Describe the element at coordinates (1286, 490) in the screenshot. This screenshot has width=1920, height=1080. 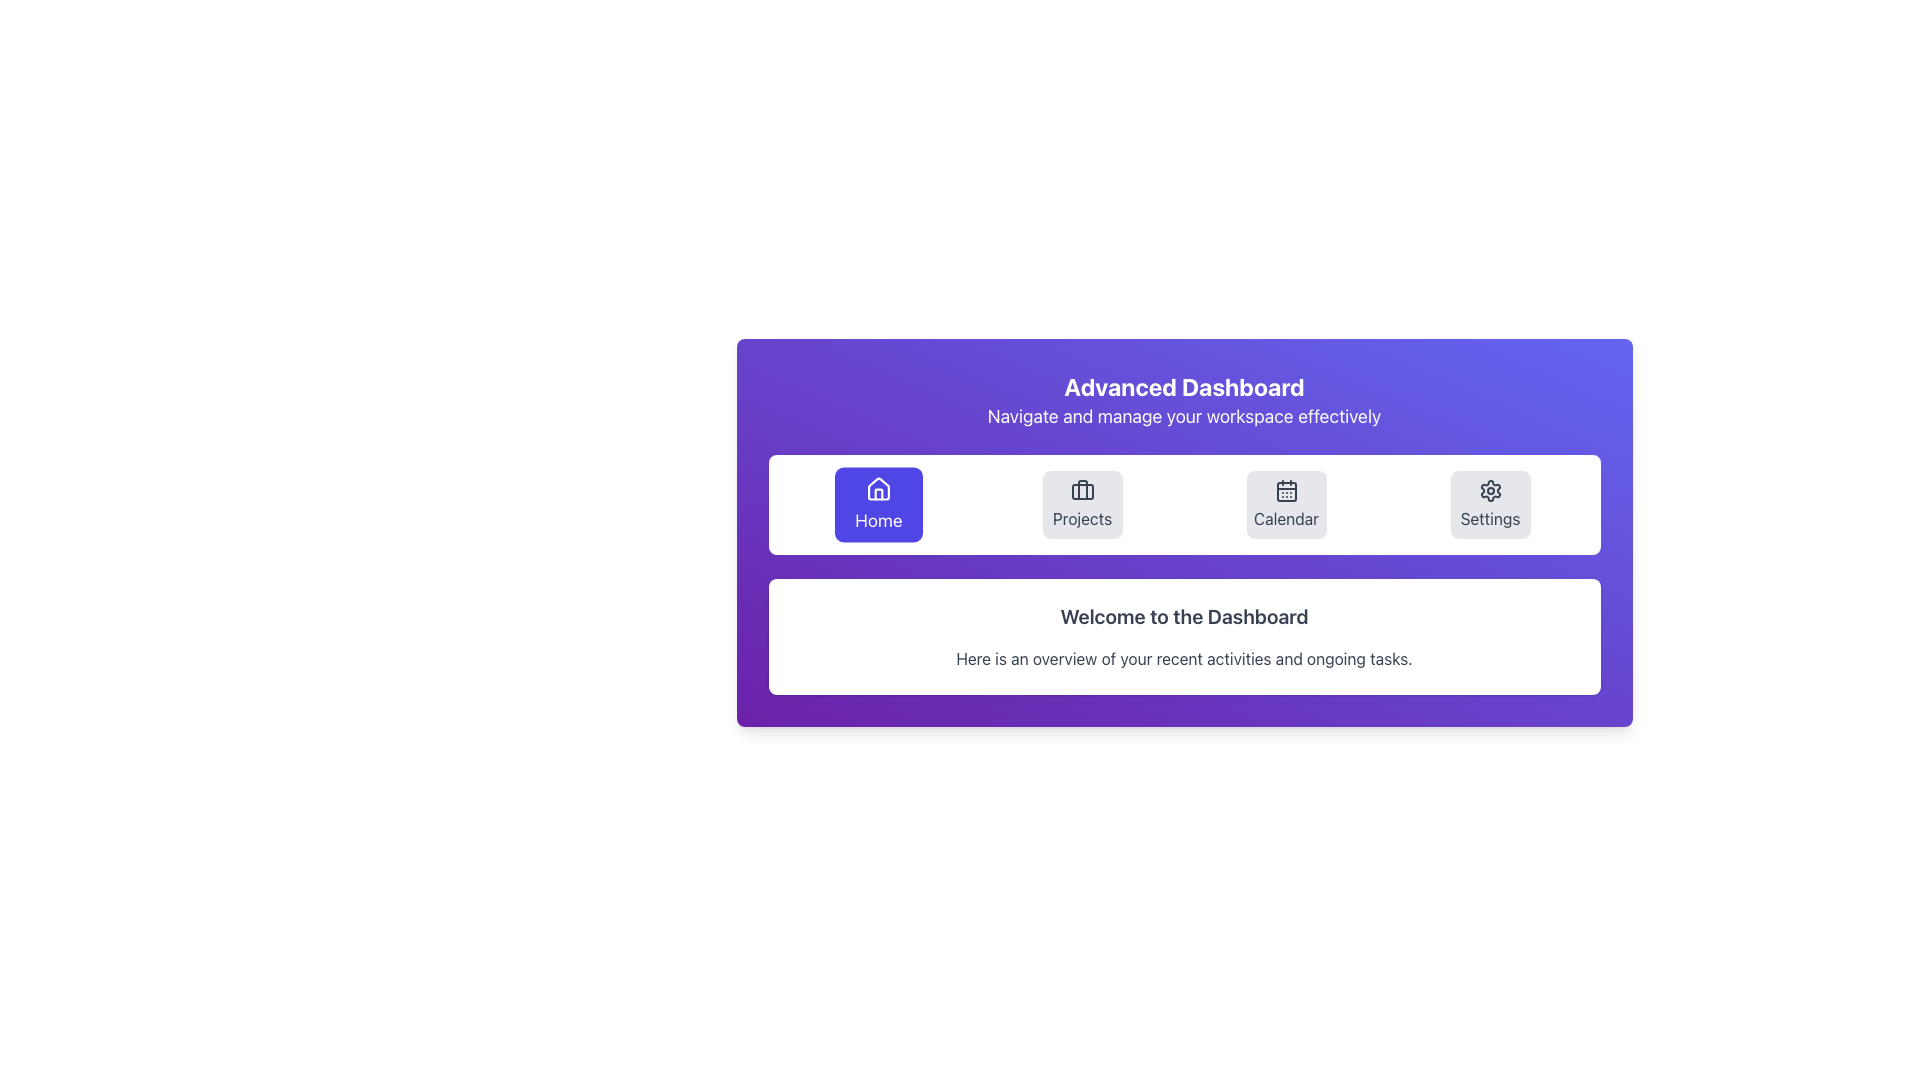
I see `the 'Calendar' icon, which is the third button in a horizontal row of four under the 'Advanced Dashboard' header` at that location.